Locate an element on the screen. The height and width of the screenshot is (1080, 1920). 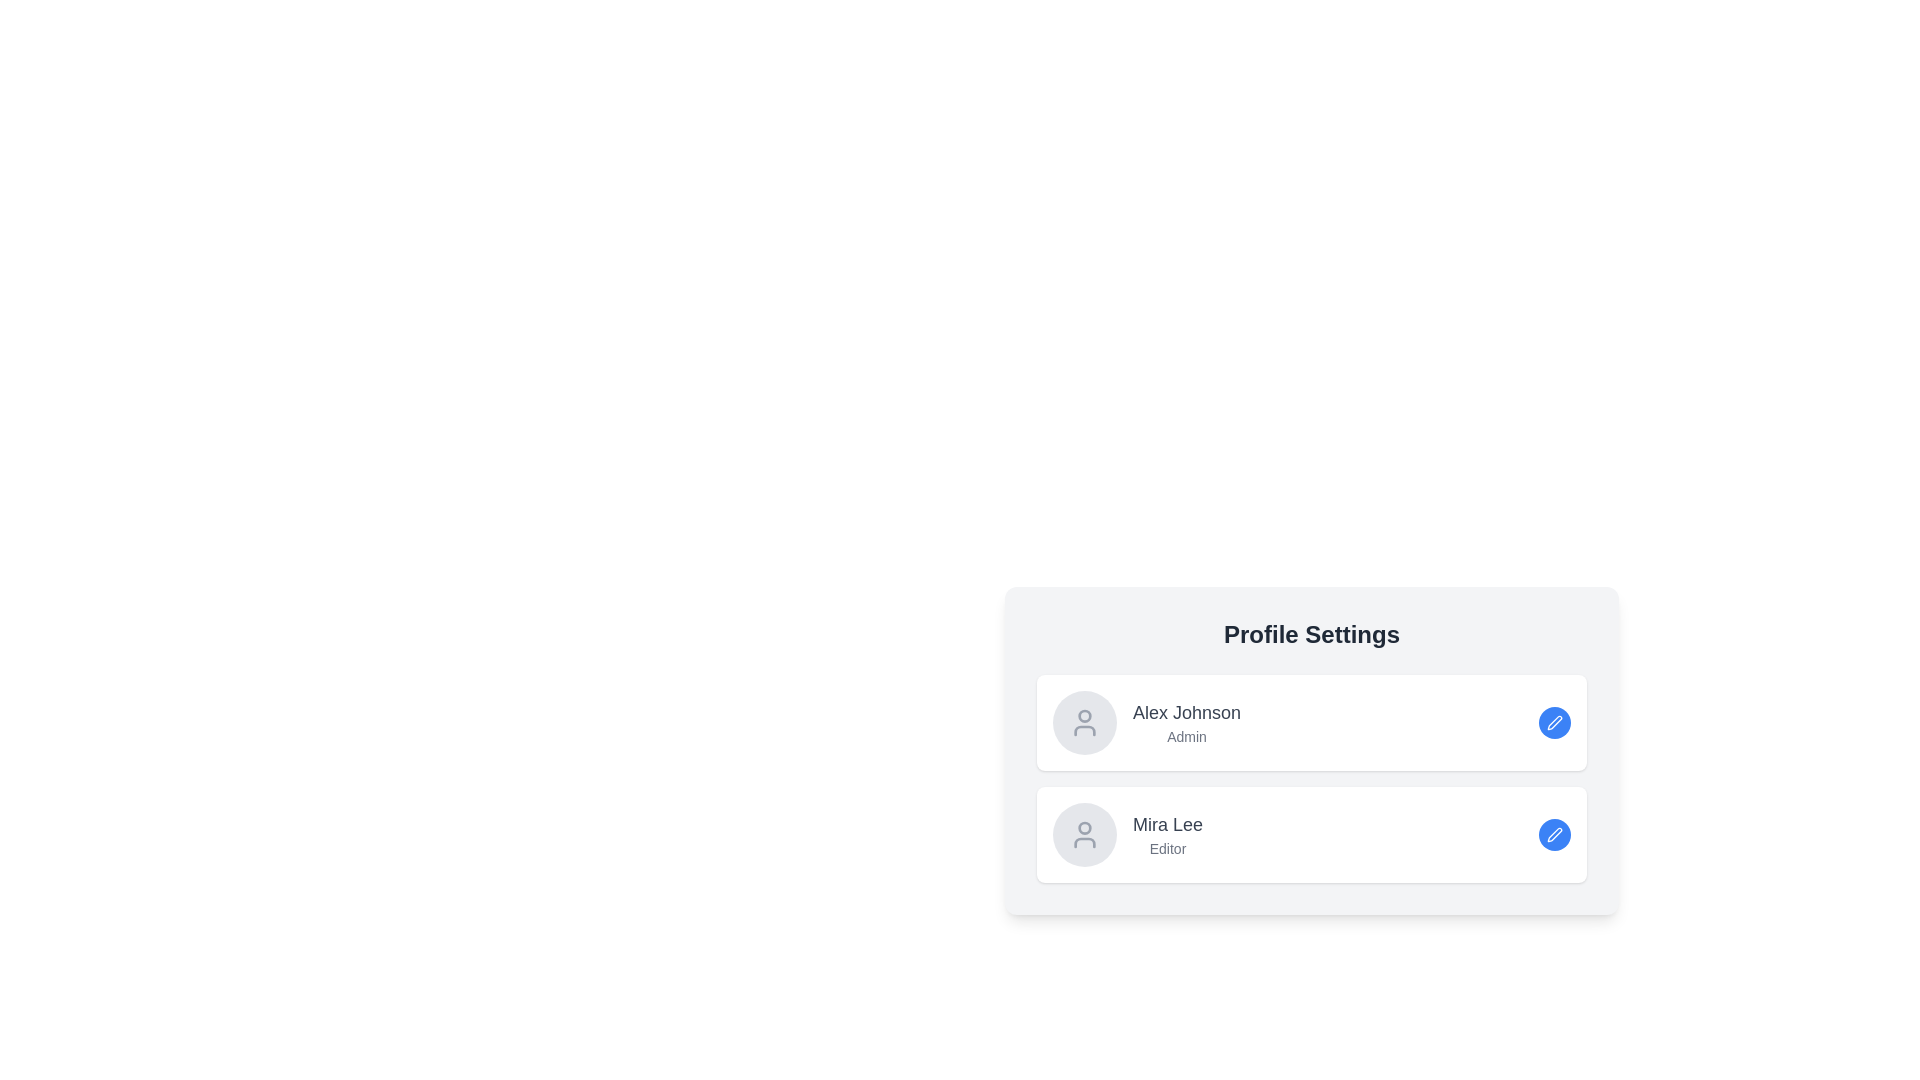
text displayed as 'Mira Lee' and 'Editor' which is located in the profile card row under 'Alex Johnson Admin', positioned to the right of the profile icon is located at coordinates (1167, 834).